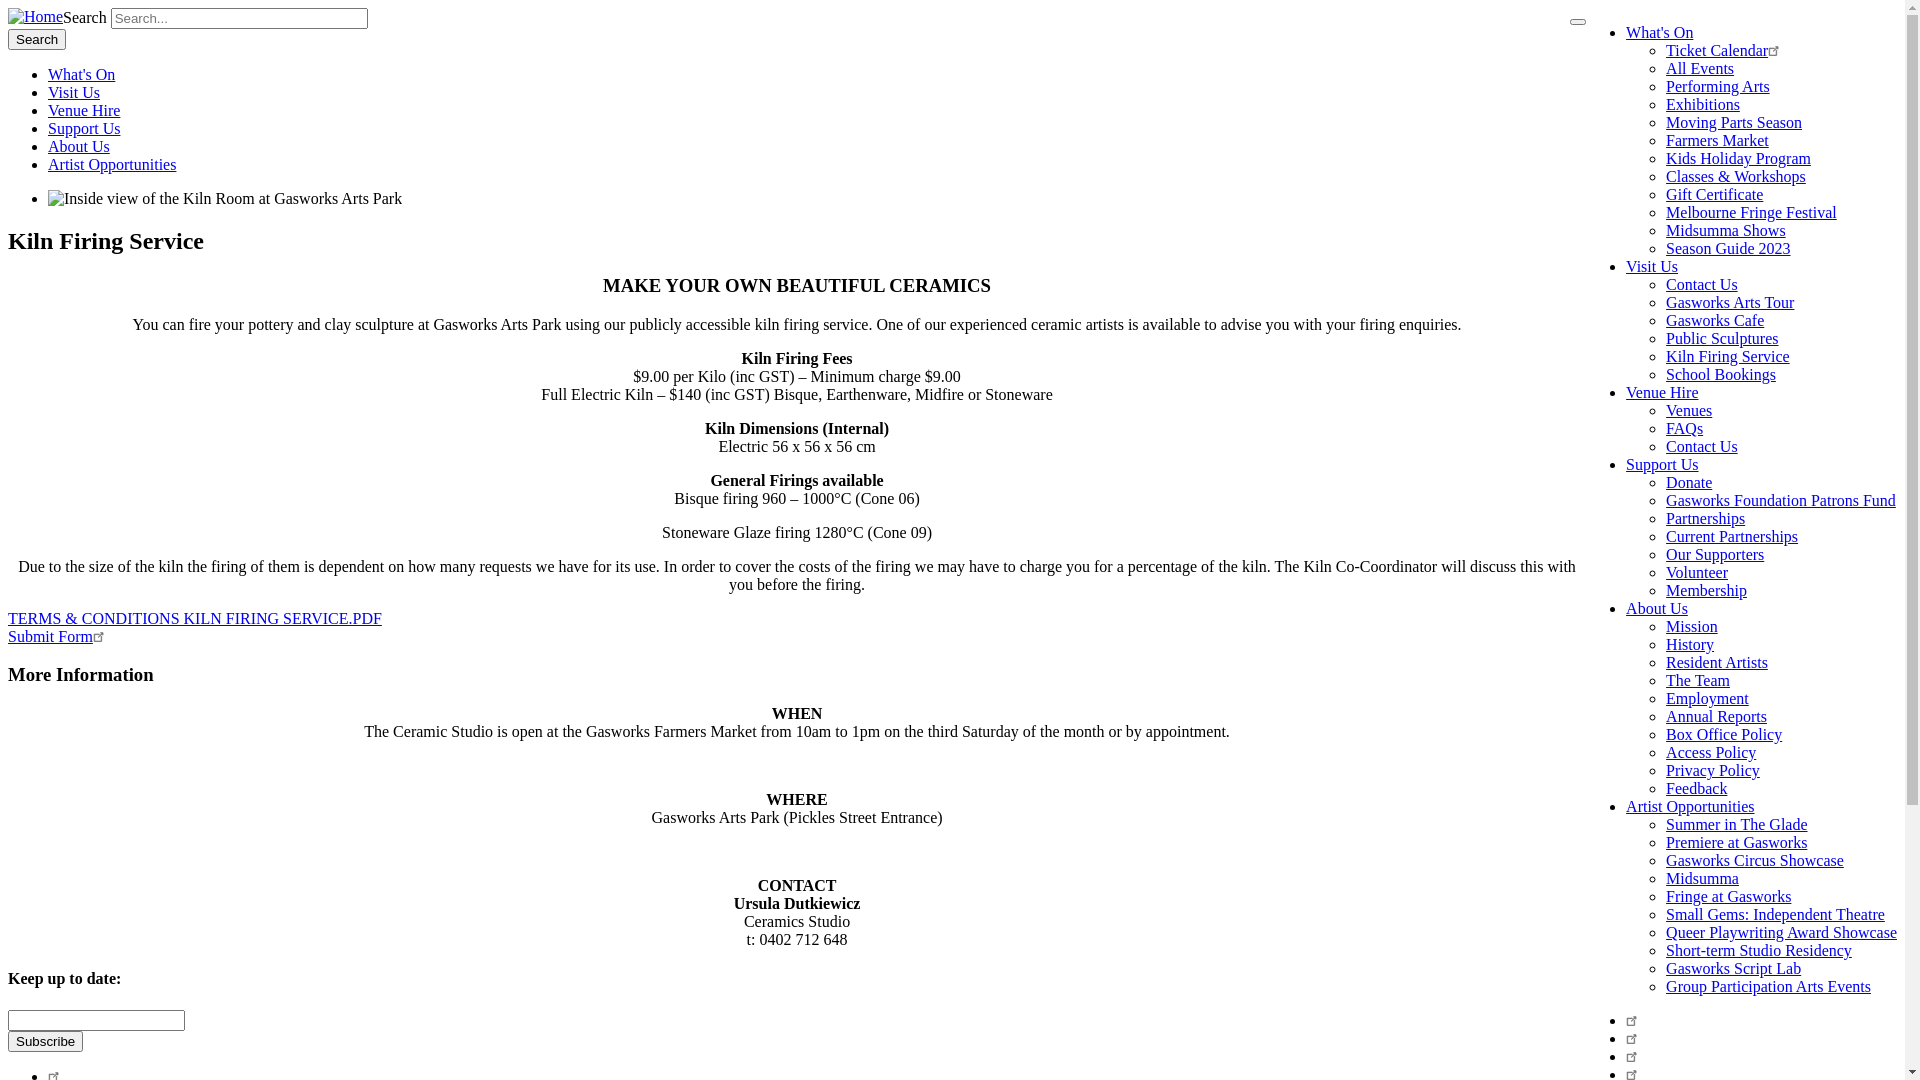 This screenshot has height=1080, width=1920. What do you see at coordinates (1702, 104) in the screenshot?
I see `'Exhibitions'` at bounding box center [1702, 104].